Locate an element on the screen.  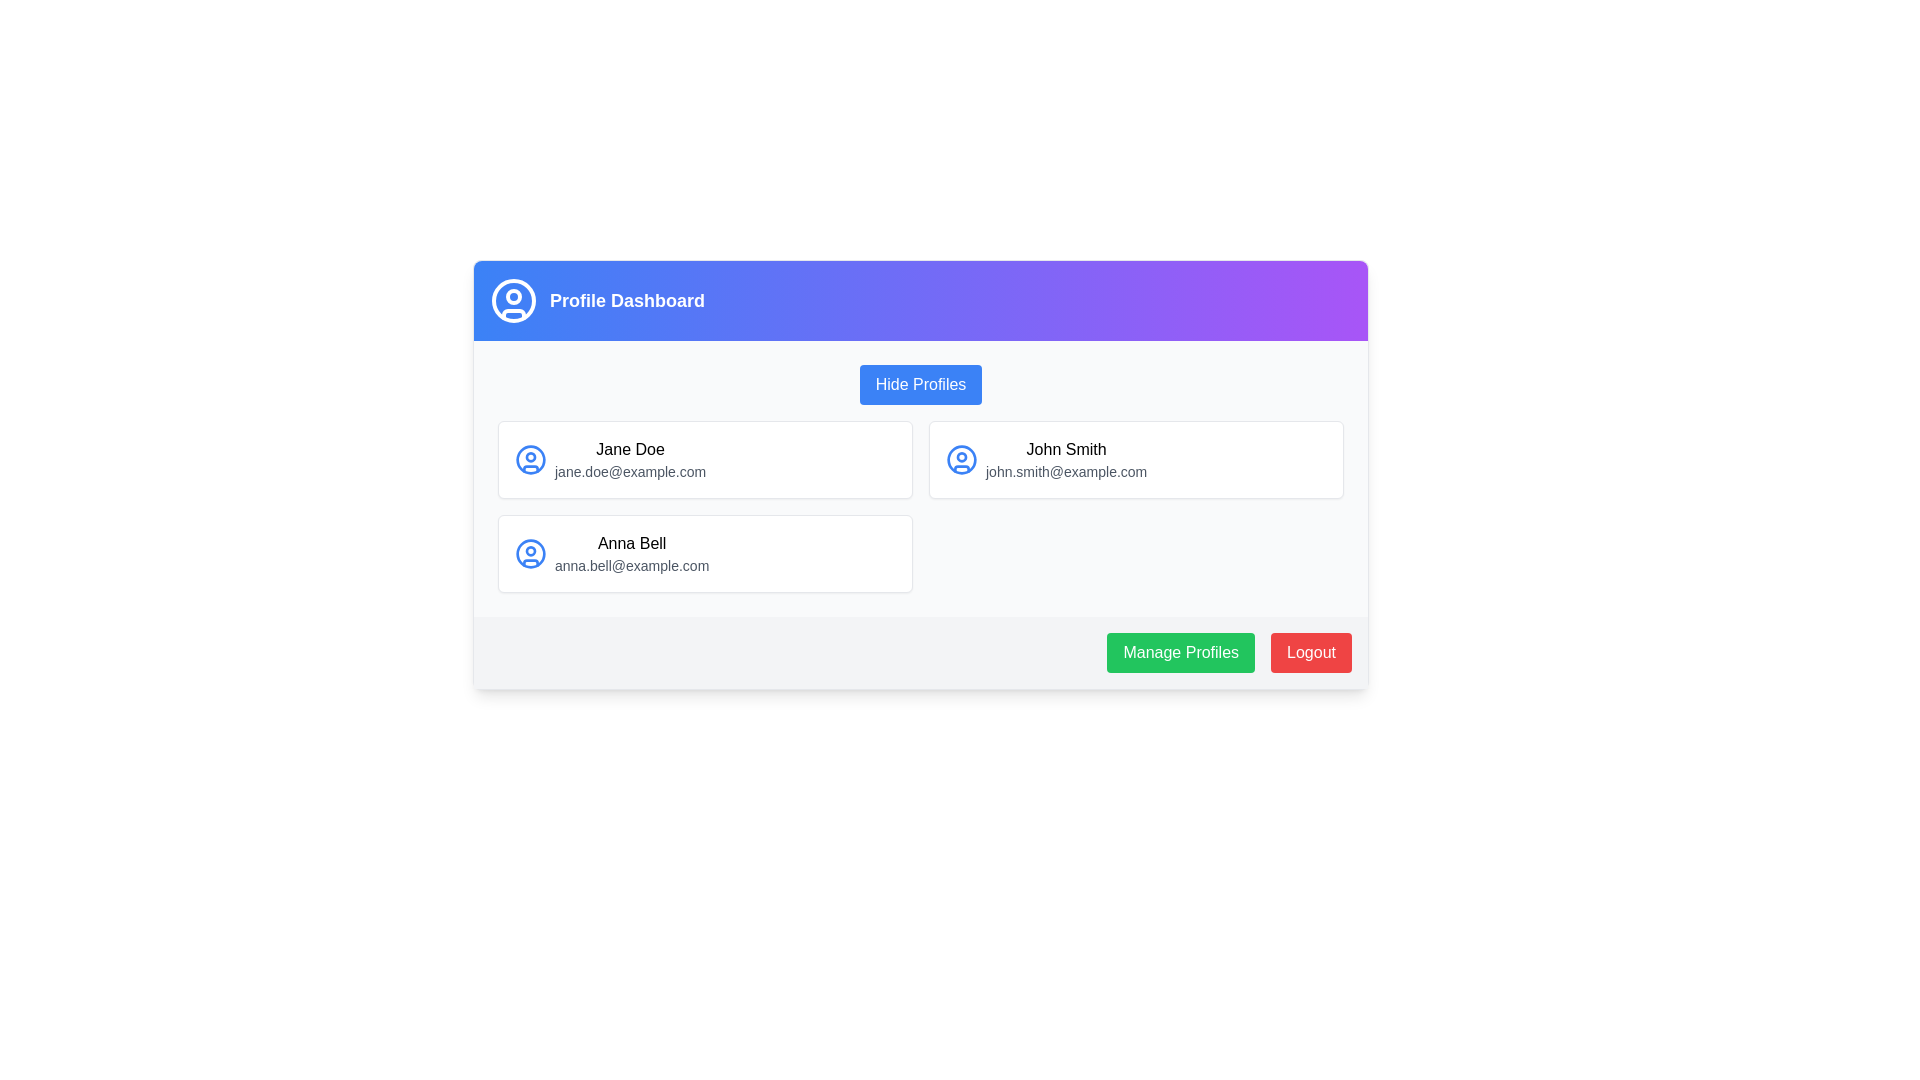
the circular blue profile icon representing 'John Smith' located on the right of the profiles area is located at coordinates (961, 459).